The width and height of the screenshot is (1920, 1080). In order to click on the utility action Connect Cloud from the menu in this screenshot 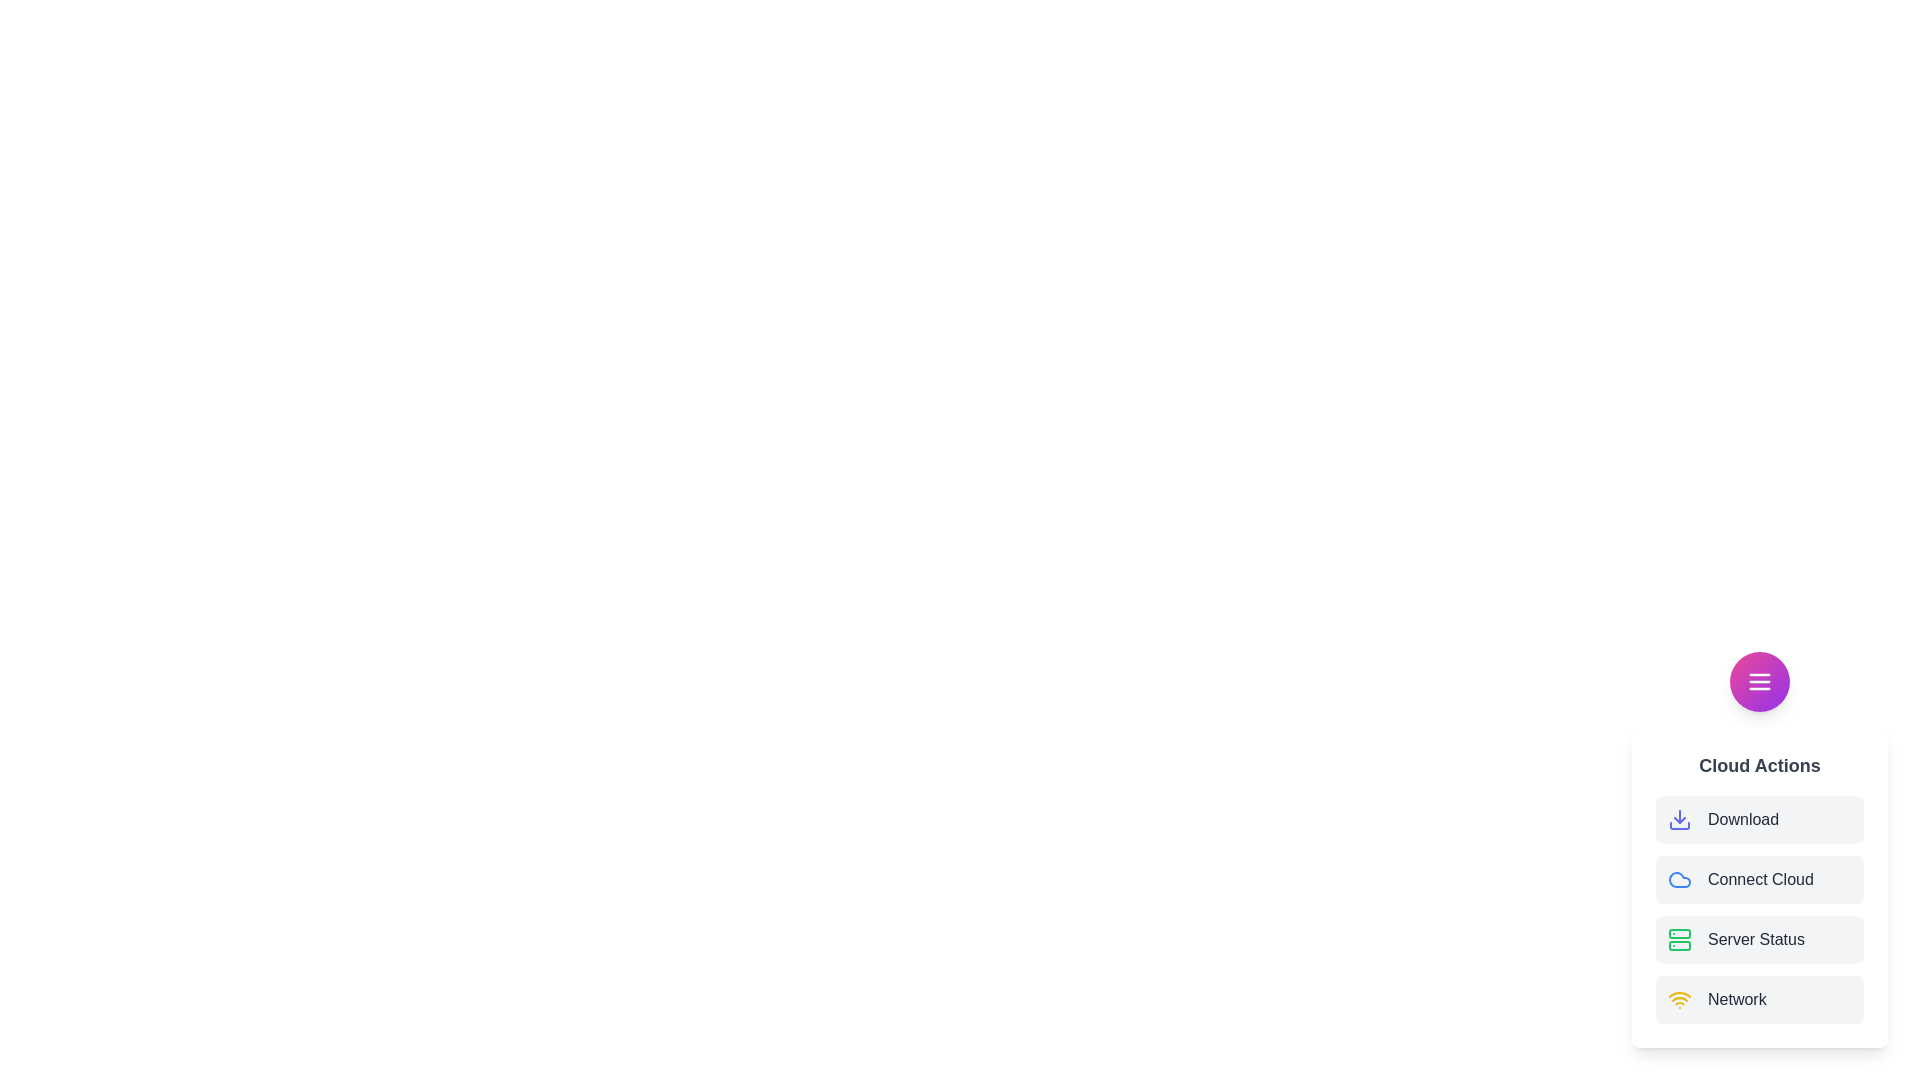, I will do `click(1760, 878)`.